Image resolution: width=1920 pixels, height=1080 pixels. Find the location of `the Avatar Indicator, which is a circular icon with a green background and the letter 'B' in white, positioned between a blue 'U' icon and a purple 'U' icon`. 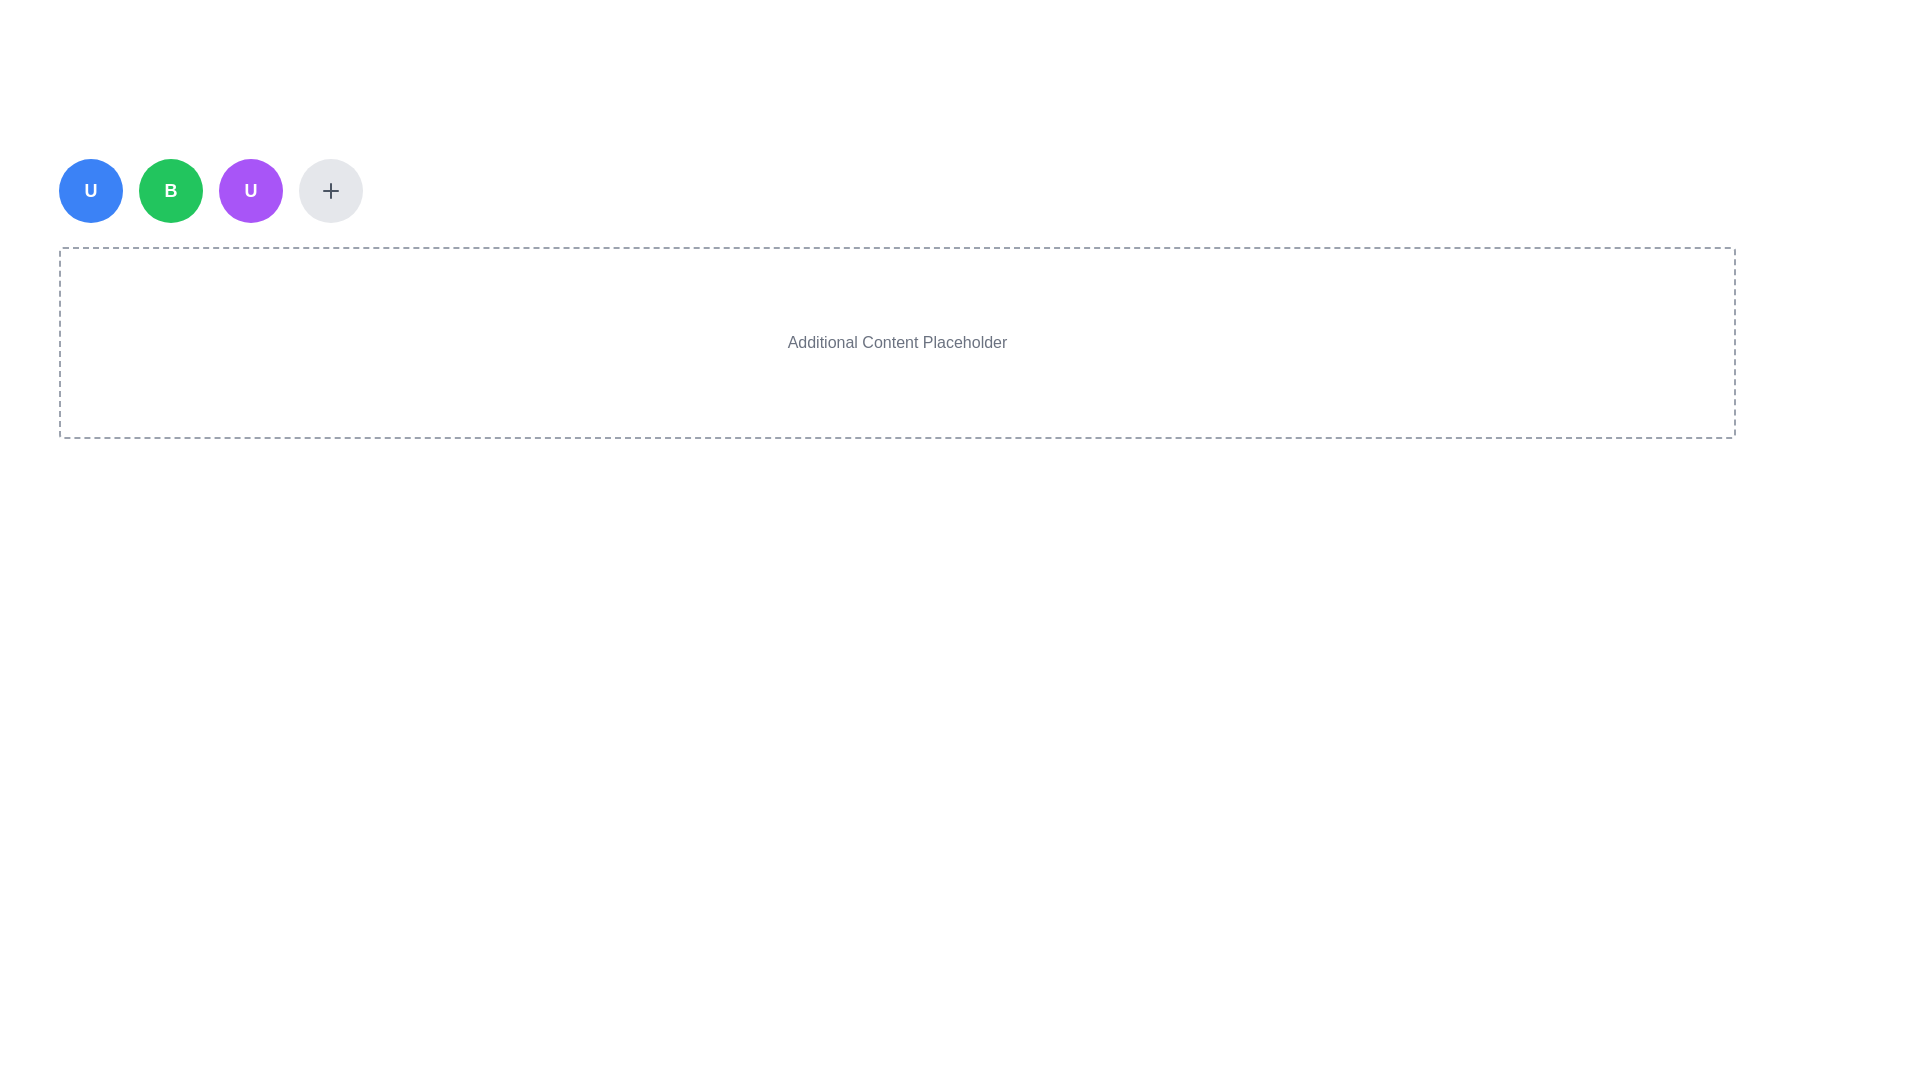

the Avatar Indicator, which is a circular icon with a green background and the letter 'B' in white, positioned between a blue 'U' icon and a purple 'U' icon is located at coordinates (171, 191).